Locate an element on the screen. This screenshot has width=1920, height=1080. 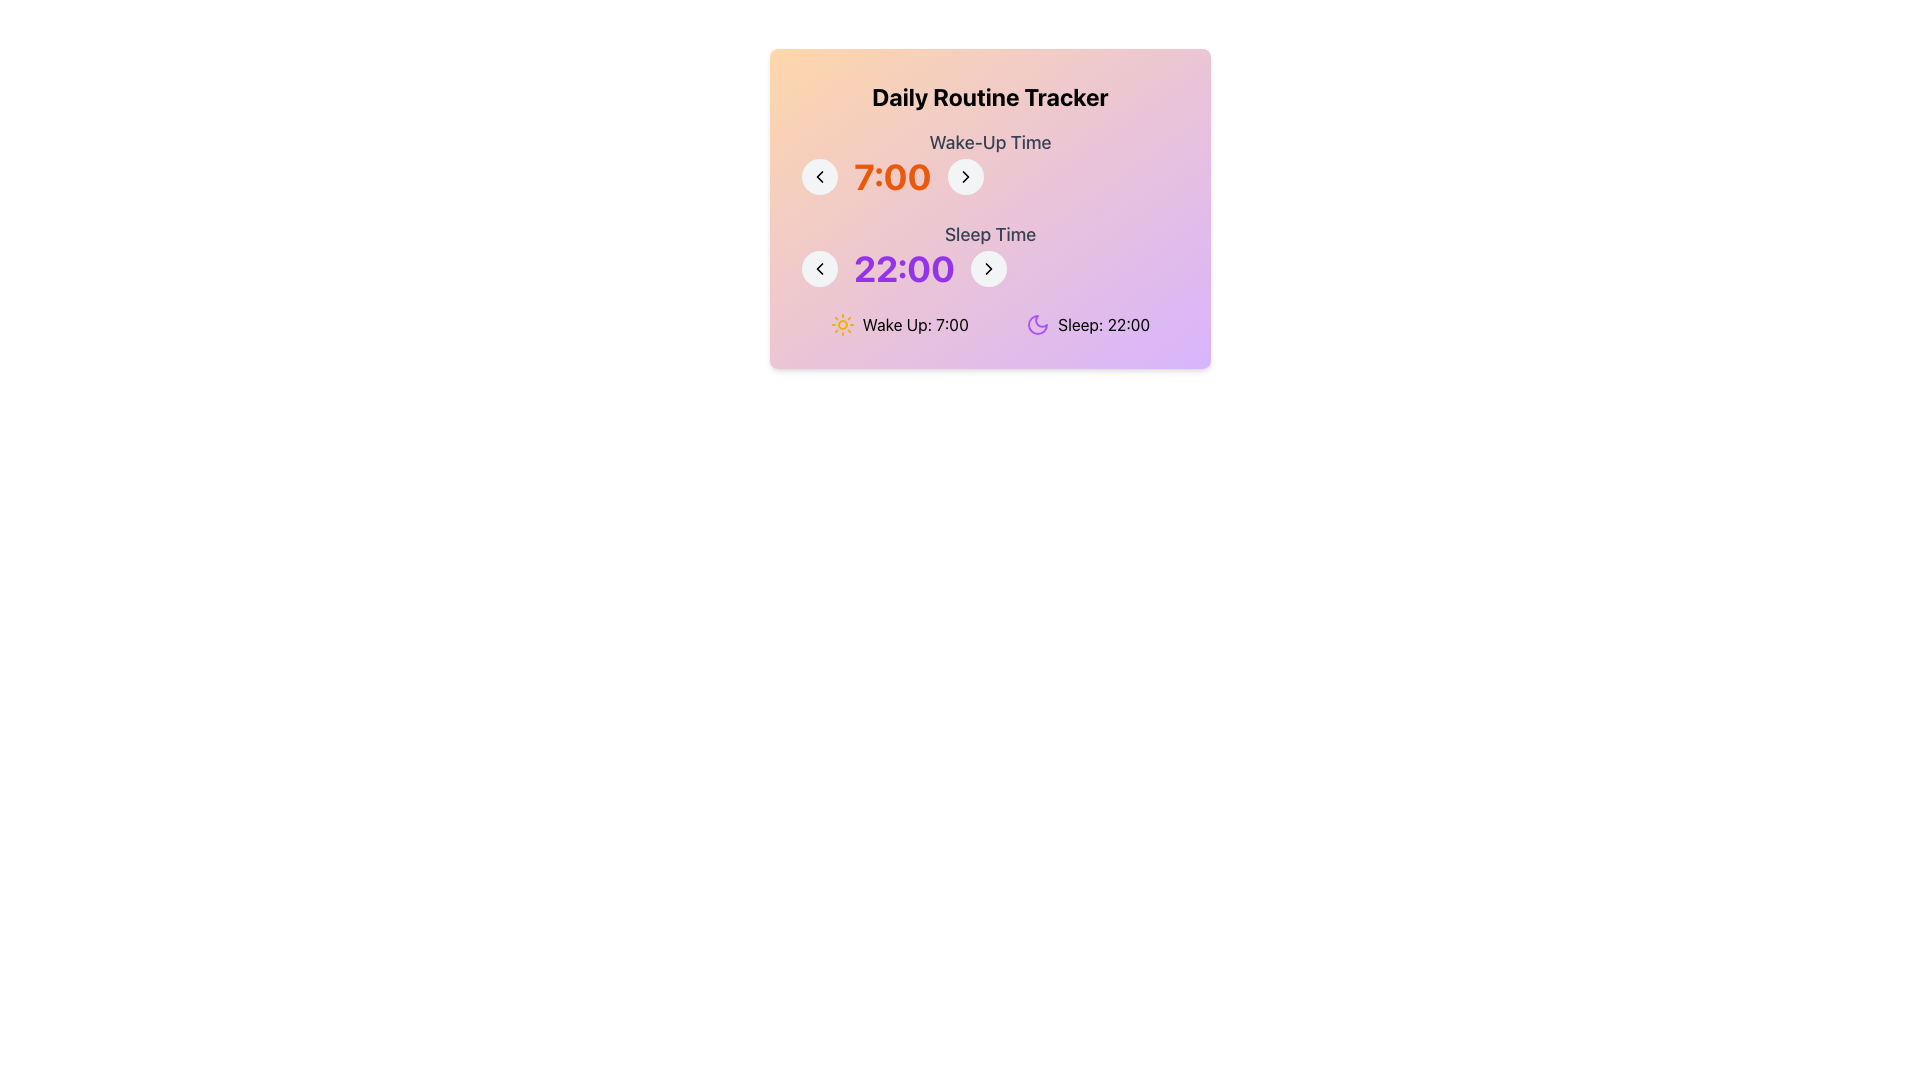
the button that increases the 'Wake-Up Time' setting, located to the right of '7:00' in the 'Daily Routine Tracker' card interface is located at coordinates (965, 176).